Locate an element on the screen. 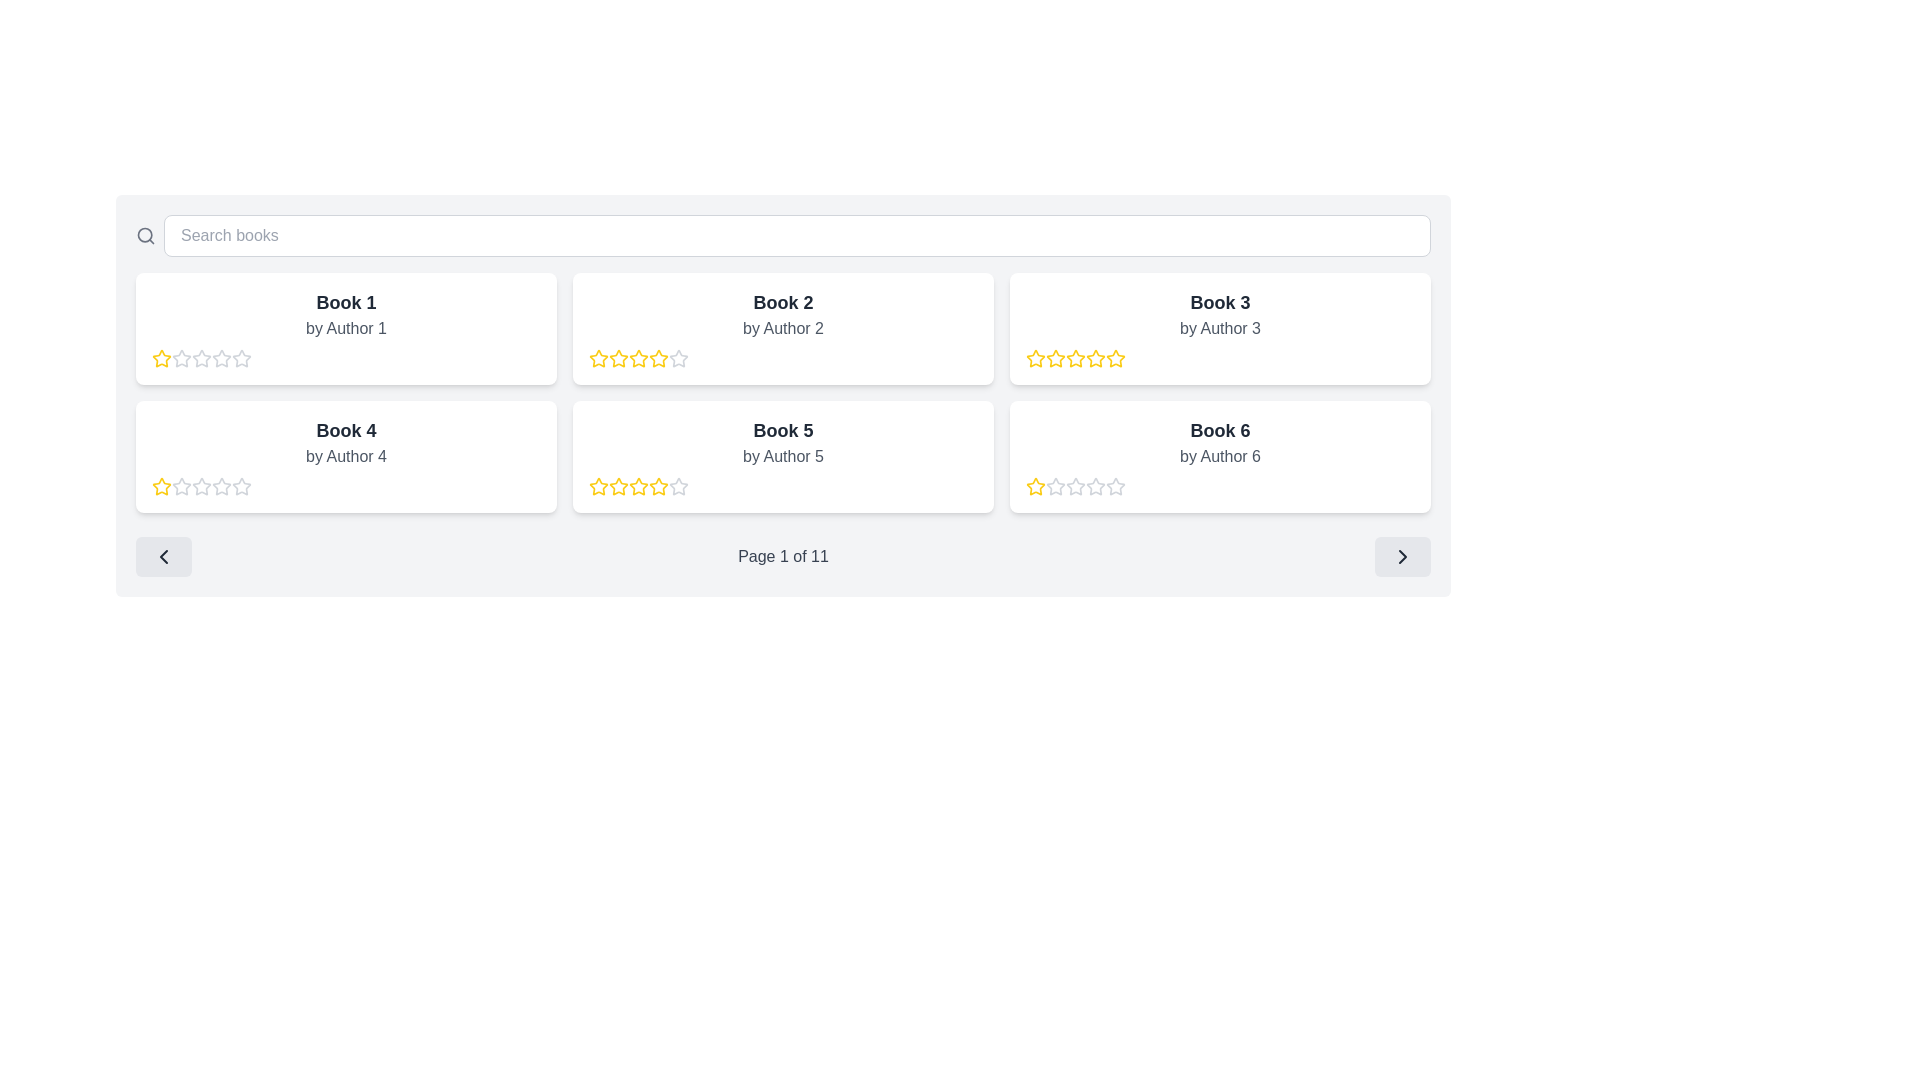 Image resolution: width=1920 pixels, height=1080 pixels. the sixth card is located at coordinates (1219, 456).